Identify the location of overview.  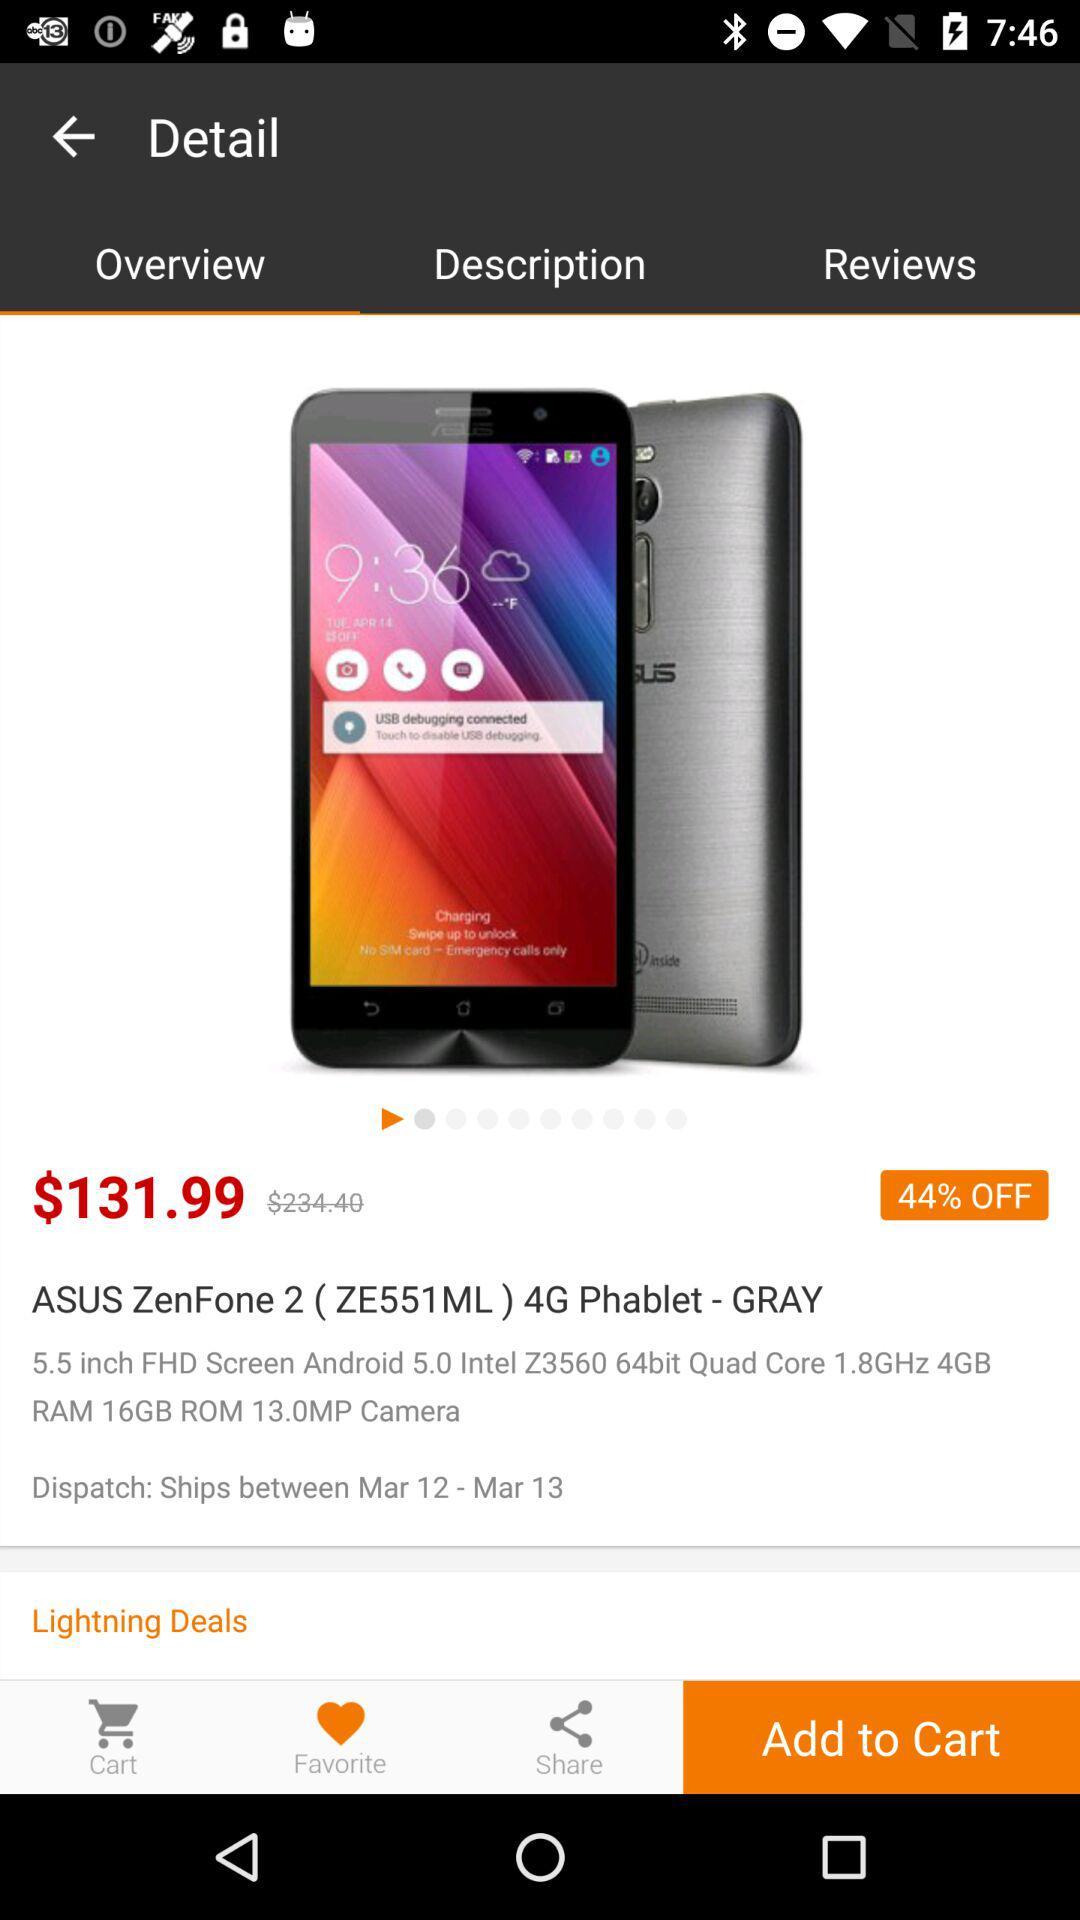
(180, 261).